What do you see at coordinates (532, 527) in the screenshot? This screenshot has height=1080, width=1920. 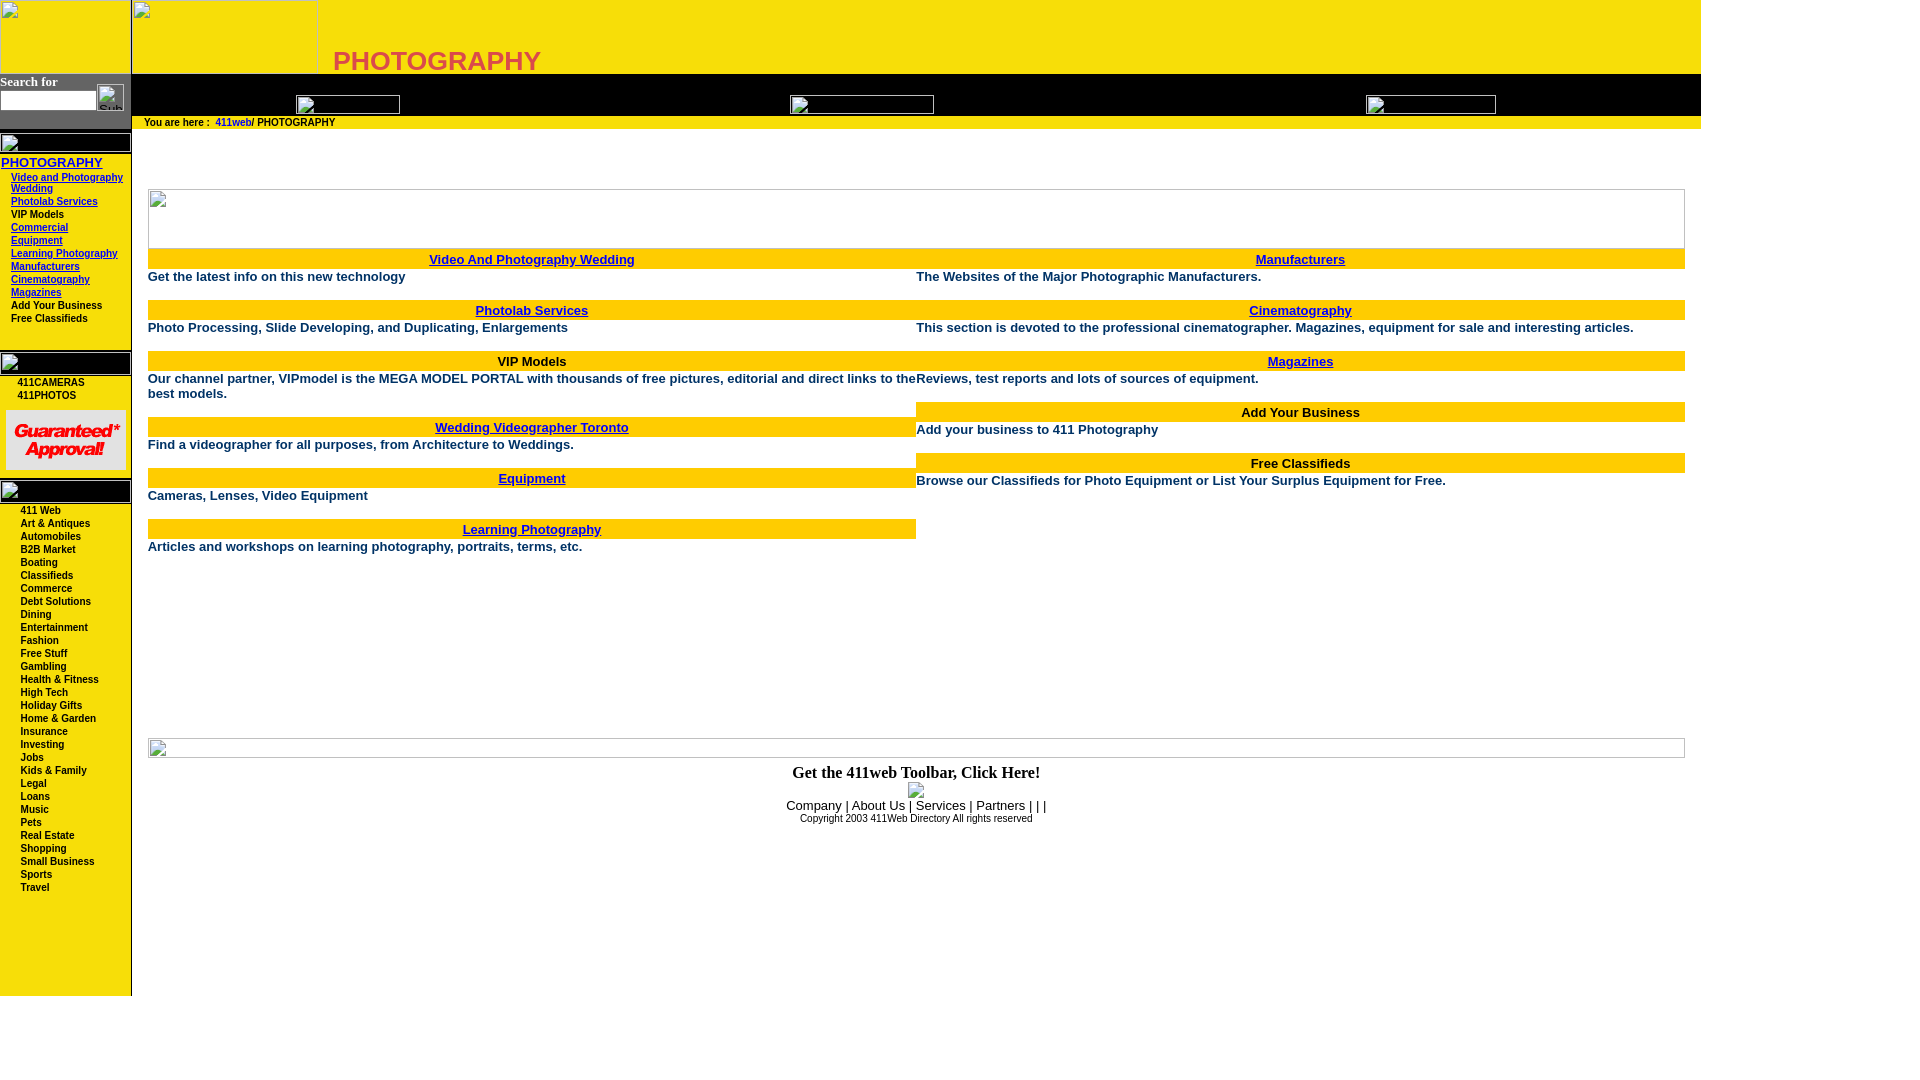 I see `'Learning Photography'` at bounding box center [532, 527].